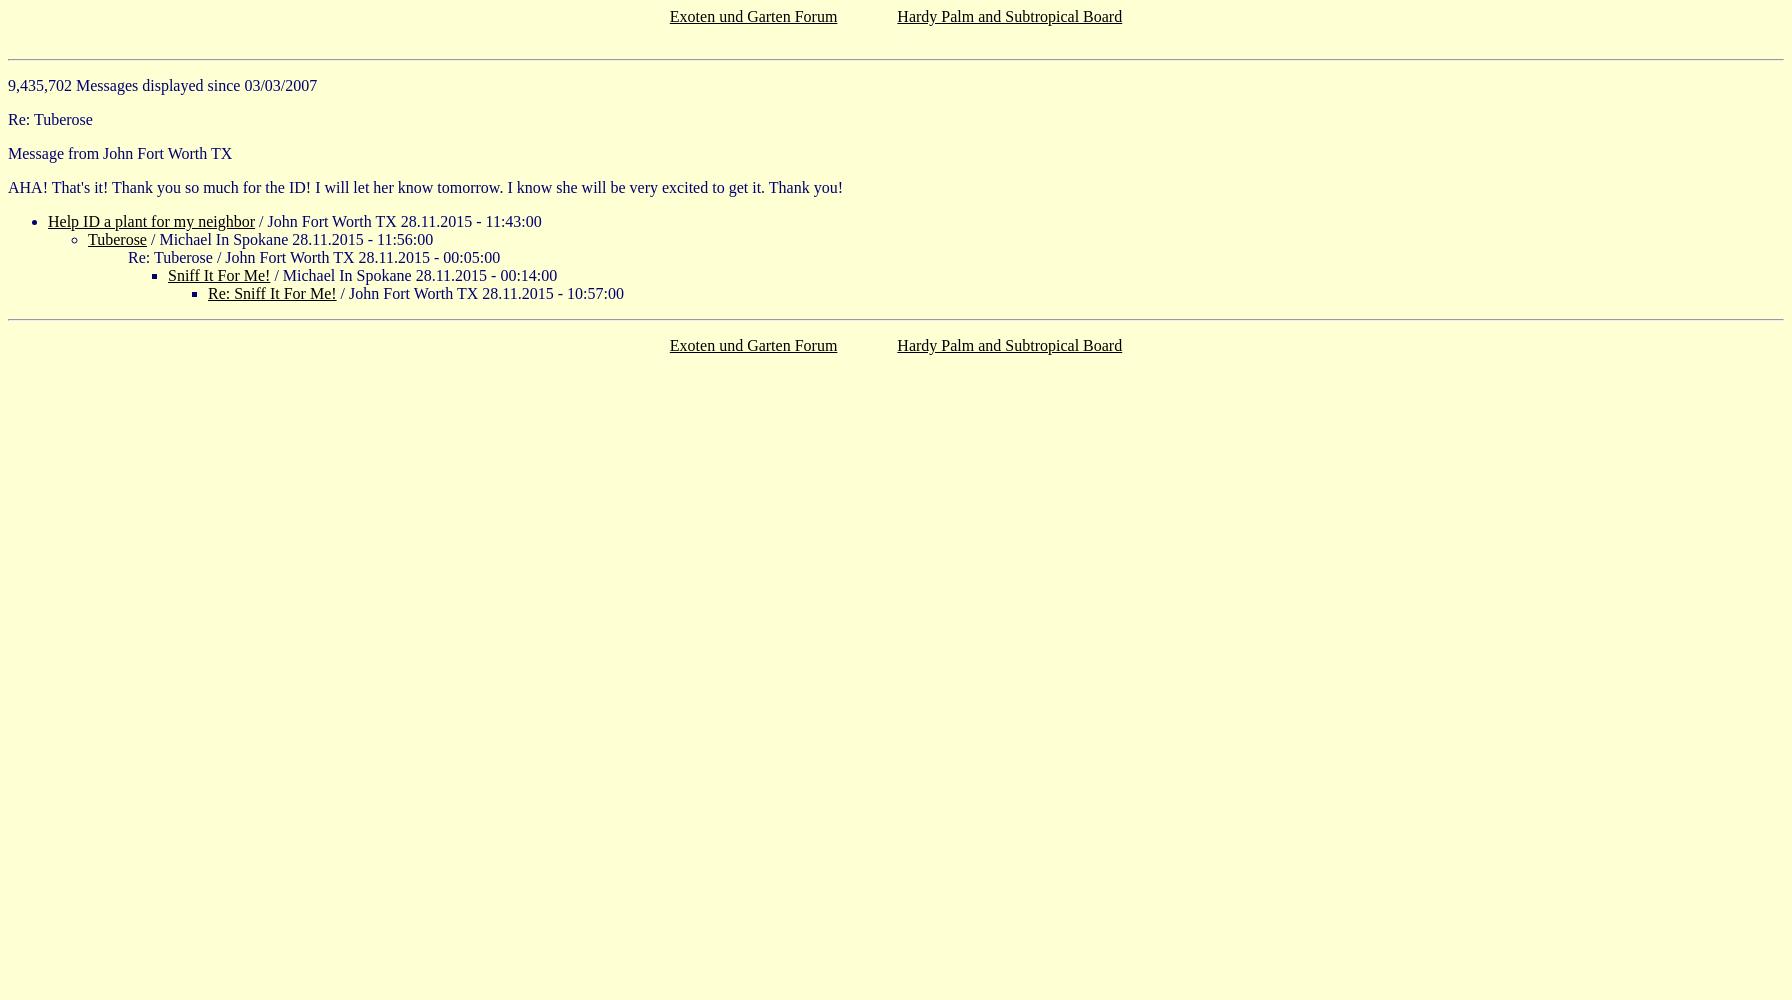 Image resolution: width=1792 pixels, height=1000 pixels. What do you see at coordinates (289, 238) in the screenshot?
I see `'/ Michael In Spokane 28.11.2015 - 11:56:00'` at bounding box center [289, 238].